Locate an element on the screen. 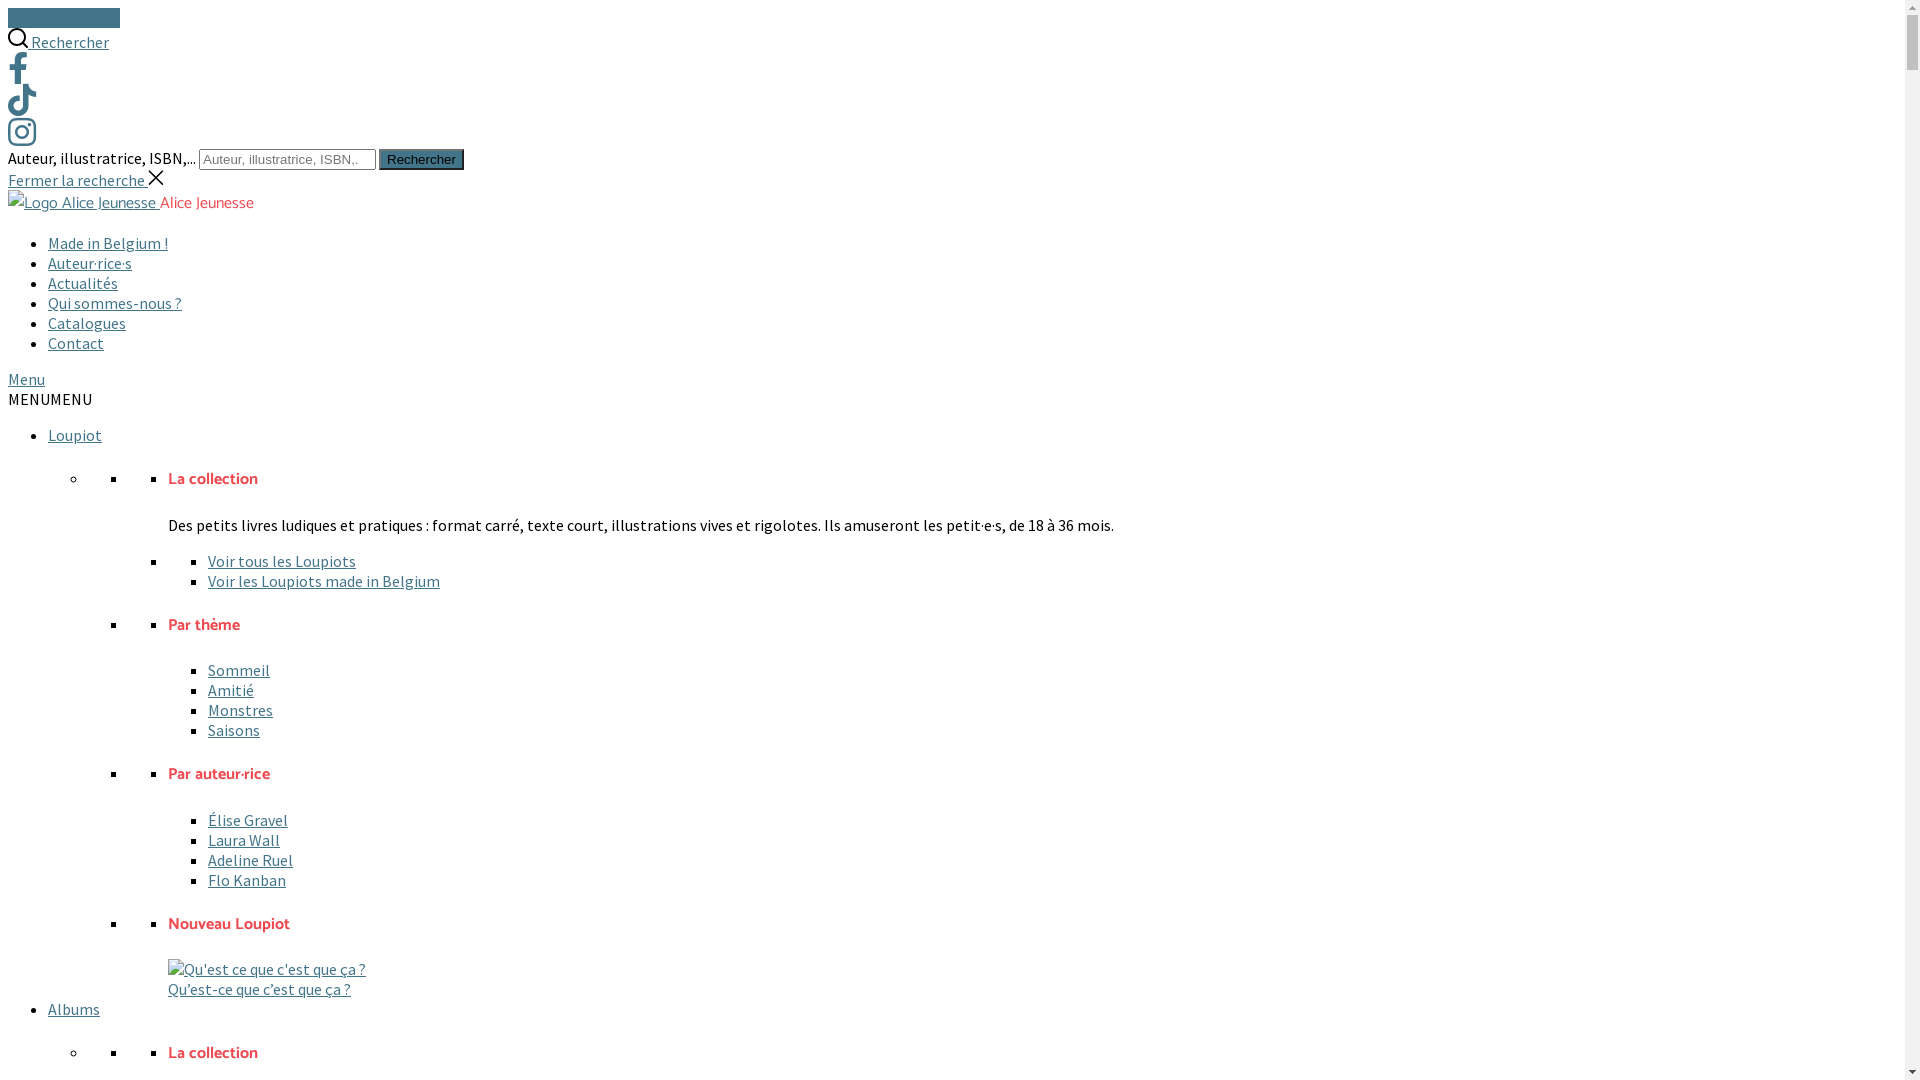 The width and height of the screenshot is (1920, 1080). 'Albums' is located at coordinates (73, 1009).